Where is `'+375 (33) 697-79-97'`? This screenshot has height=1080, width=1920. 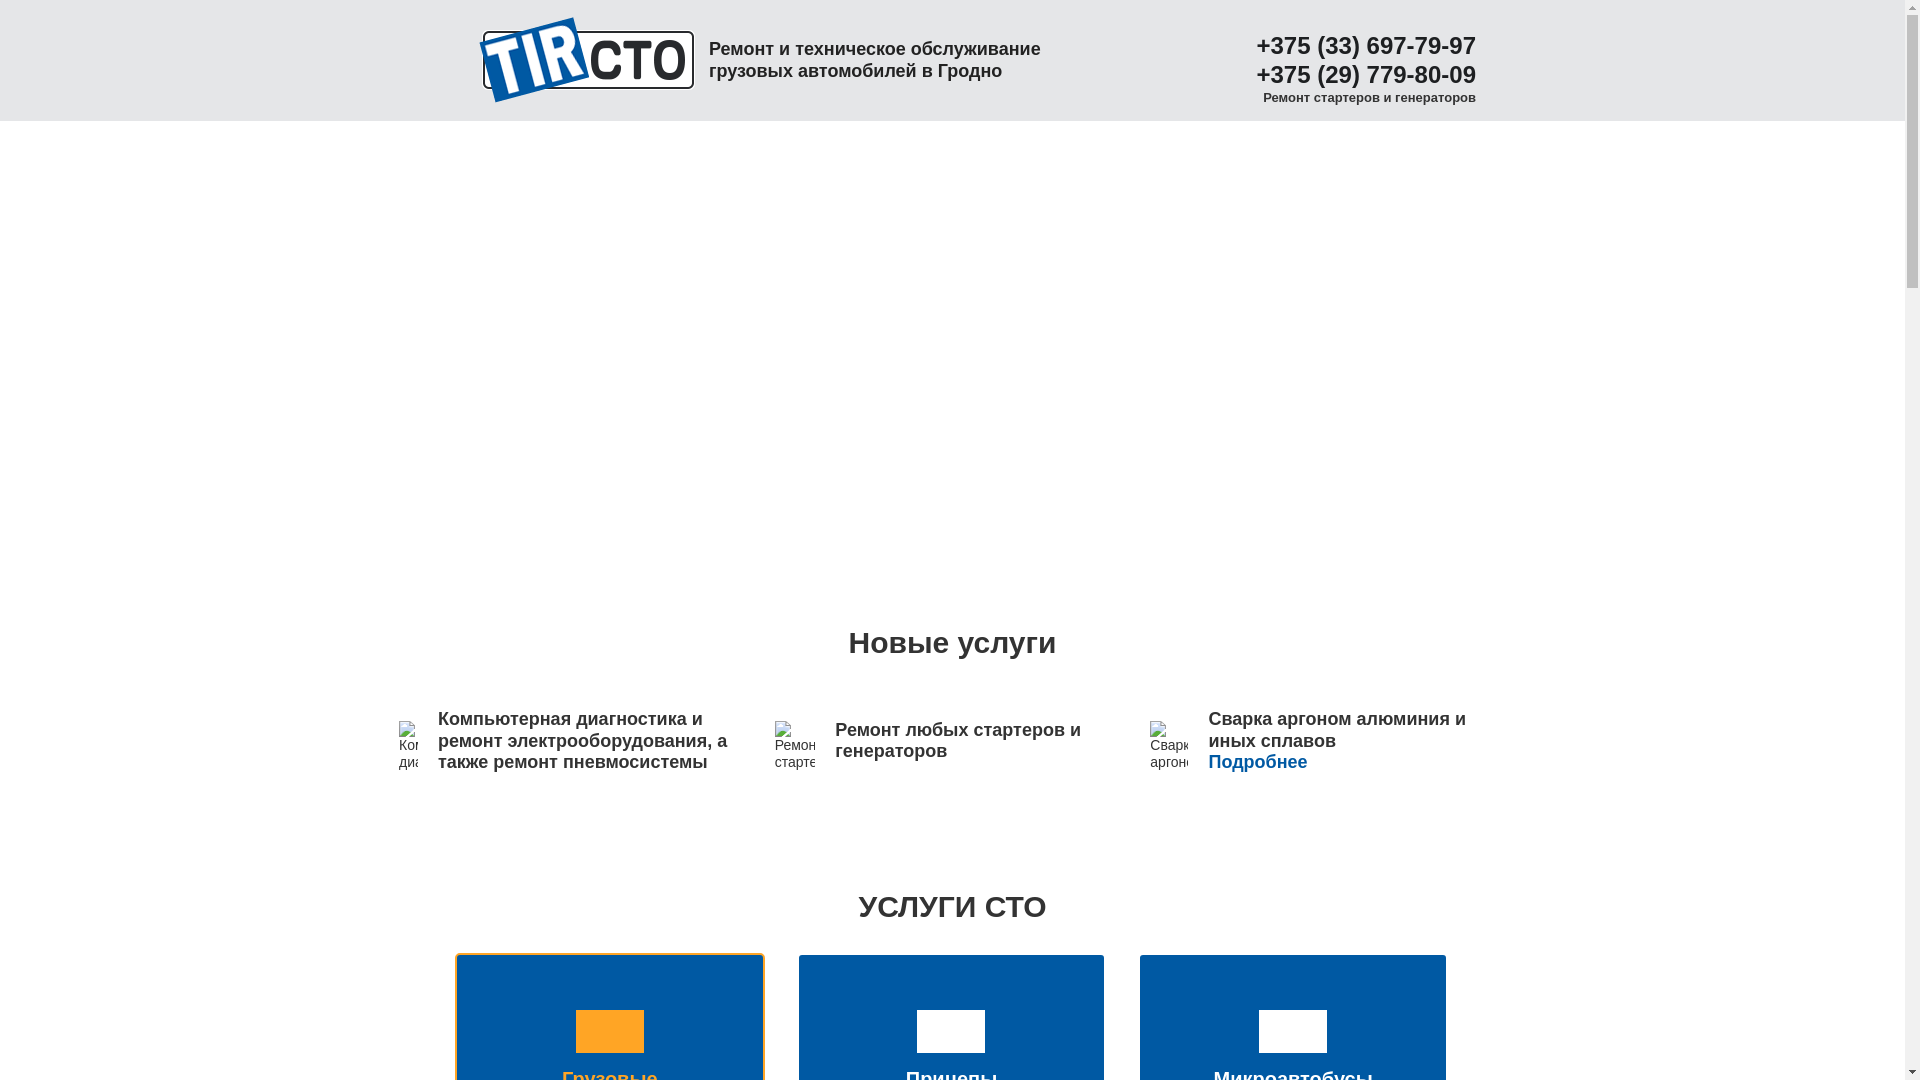
'+375 (33) 697-79-97' is located at coordinates (1360, 45).